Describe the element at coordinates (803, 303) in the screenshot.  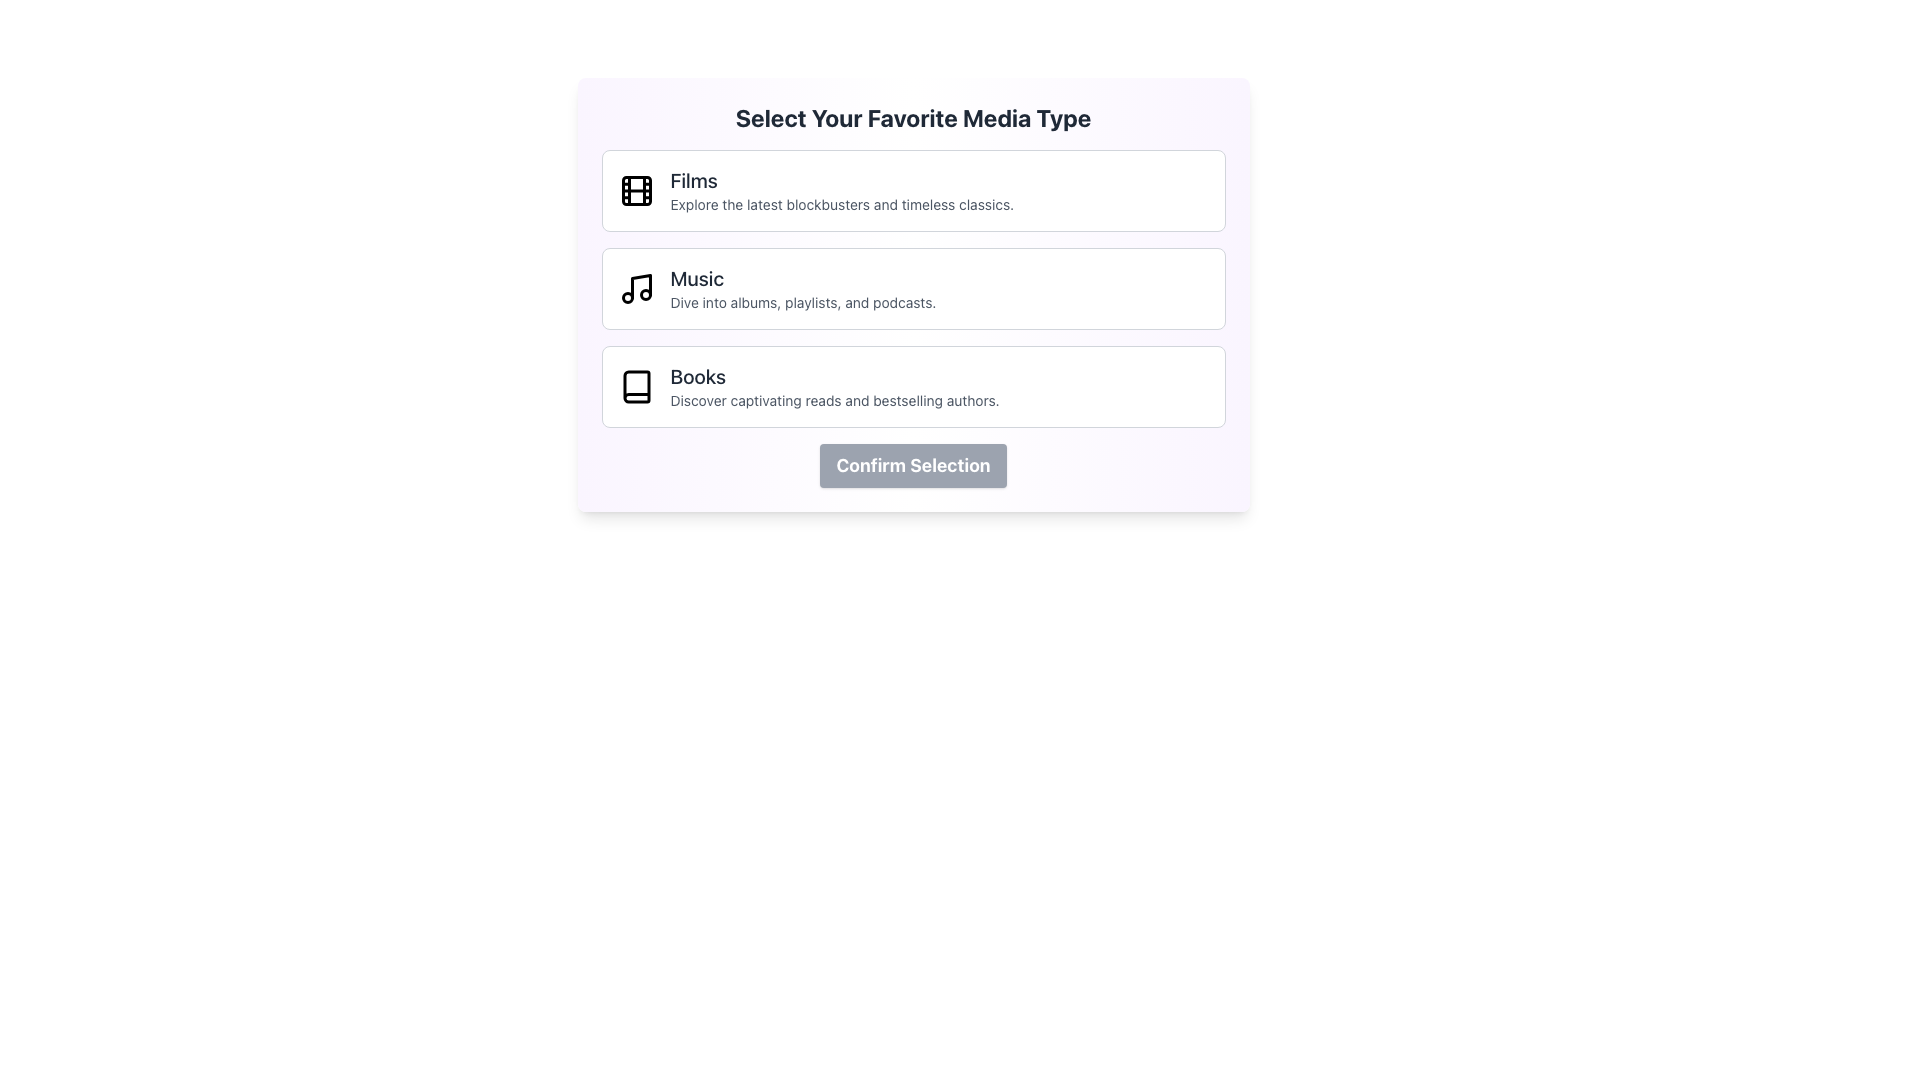
I see `text label that says 'Dive into albums, playlists, and podcasts.' which is positioned below the 'Music' heading in the vertical menu` at that location.